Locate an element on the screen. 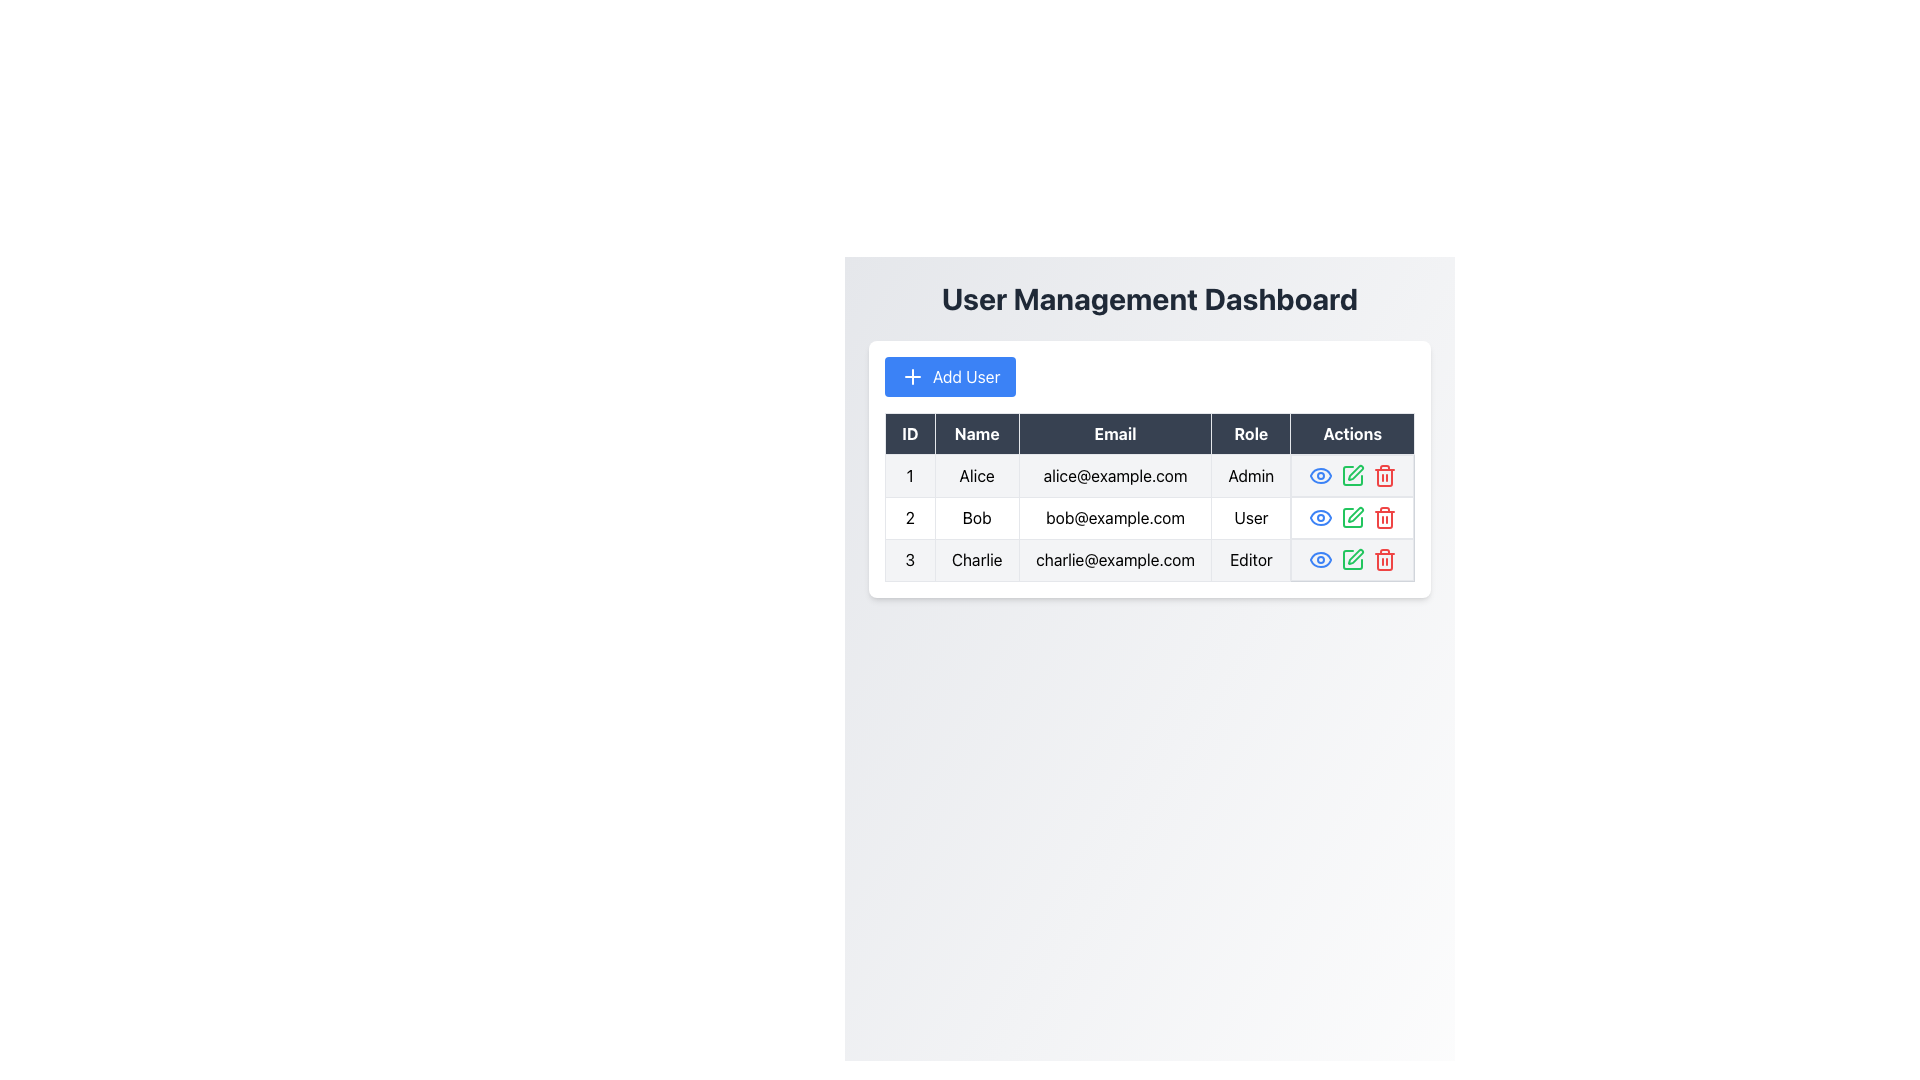 The height and width of the screenshot is (1080, 1920). text displayed in the Text Cell element that shows 'Alice' within the User Management Dashboard table is located at coordinates (977, 475).